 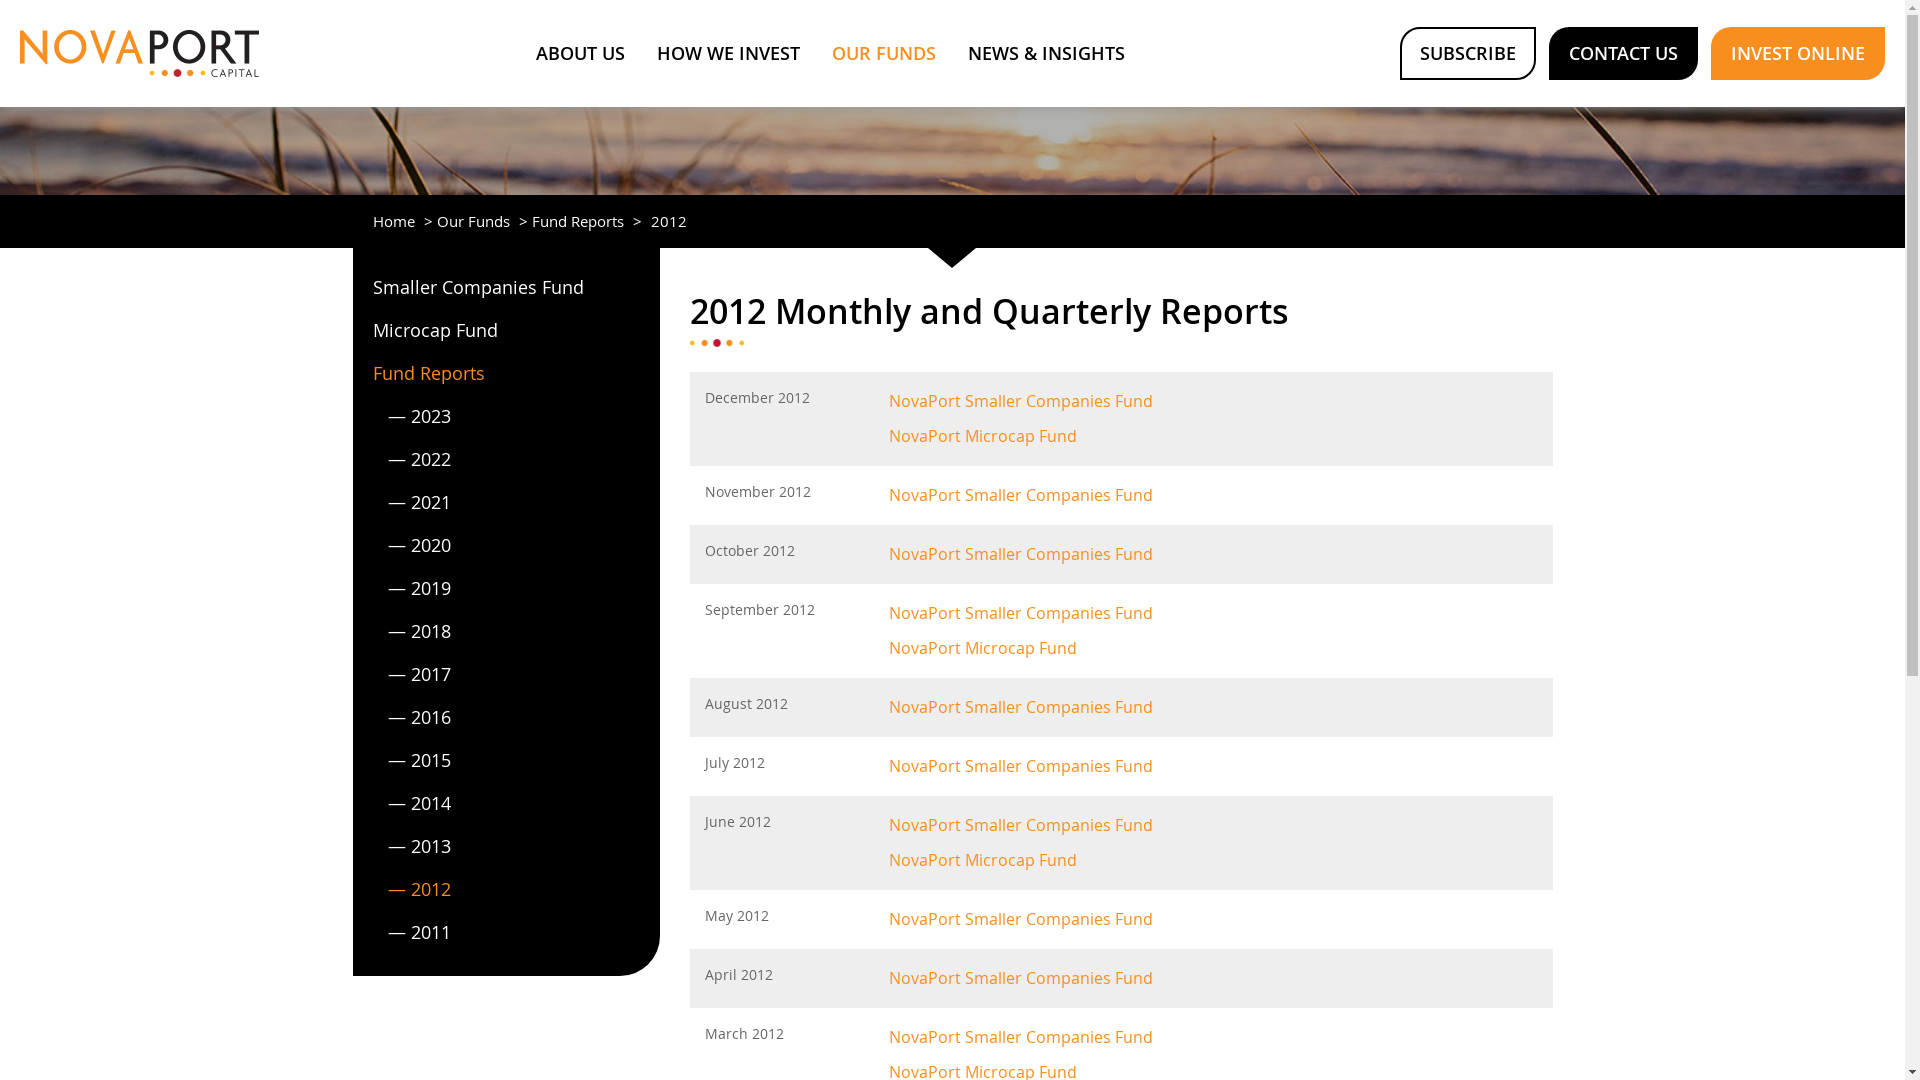 What do you see at coordinates (1399, 52) in the screenshot?
I see `'SUBSCRIBE'` at bounding box center [1399, 52].